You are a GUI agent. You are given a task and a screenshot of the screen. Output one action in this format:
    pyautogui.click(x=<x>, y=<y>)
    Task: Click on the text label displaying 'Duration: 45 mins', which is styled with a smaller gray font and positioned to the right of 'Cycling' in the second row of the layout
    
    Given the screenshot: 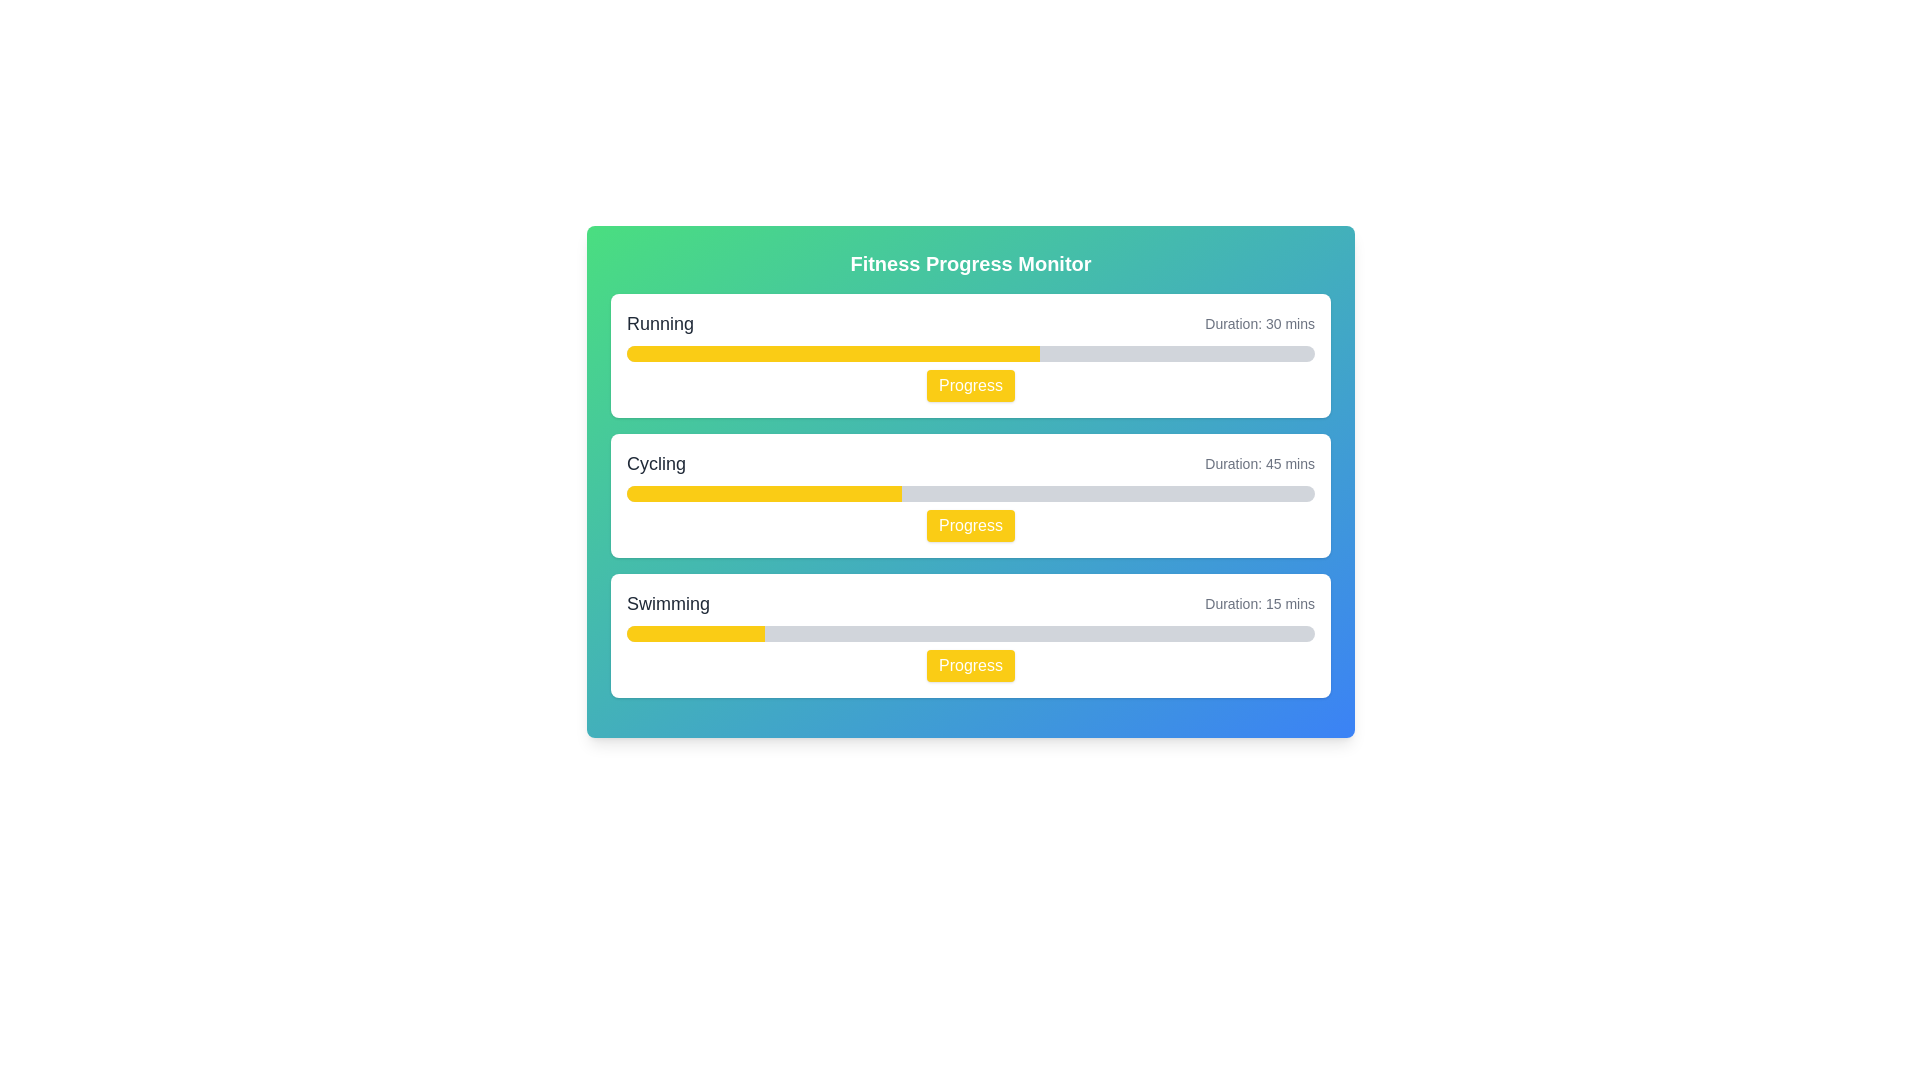 What is the action you would take?
    pyautogui.click(x=1259, y=463)
    